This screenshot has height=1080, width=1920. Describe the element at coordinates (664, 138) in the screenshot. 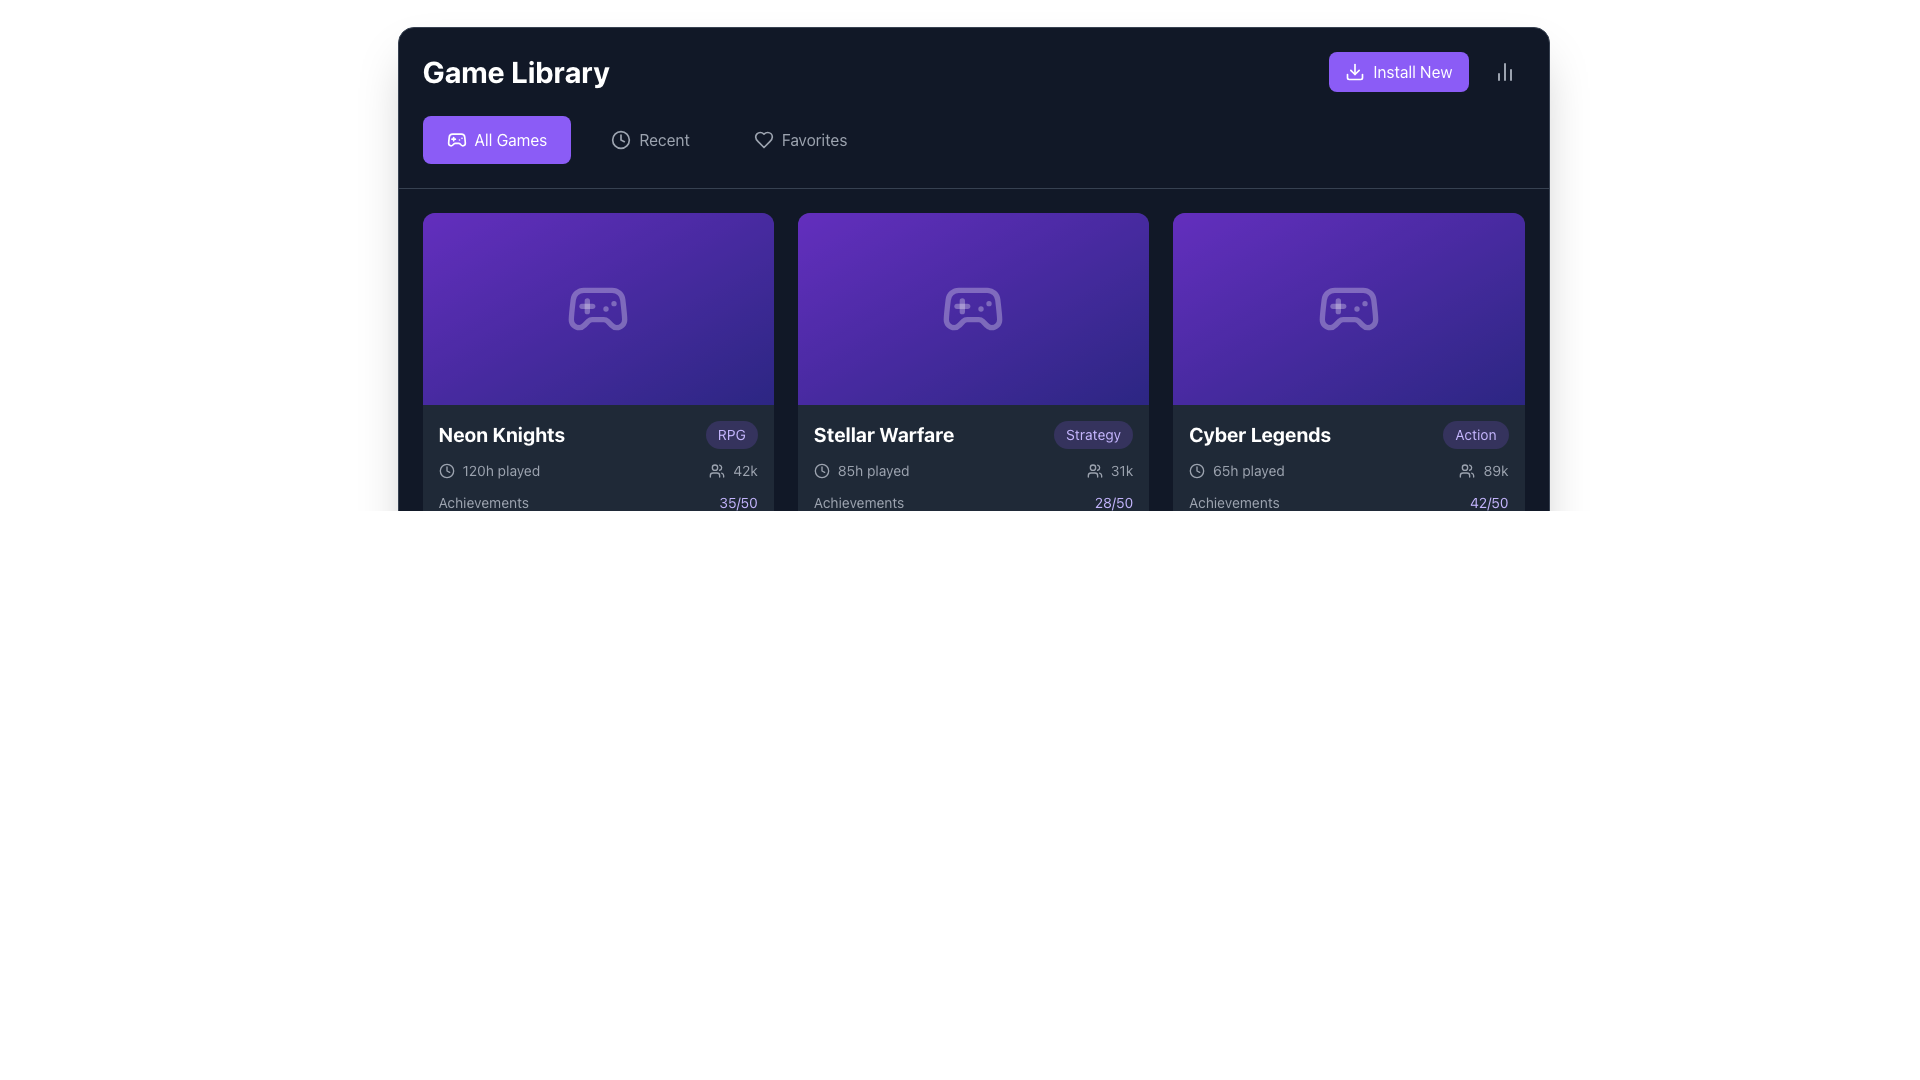

I see `the 'Recent' text label in the horizontal navigation bar` at that location.